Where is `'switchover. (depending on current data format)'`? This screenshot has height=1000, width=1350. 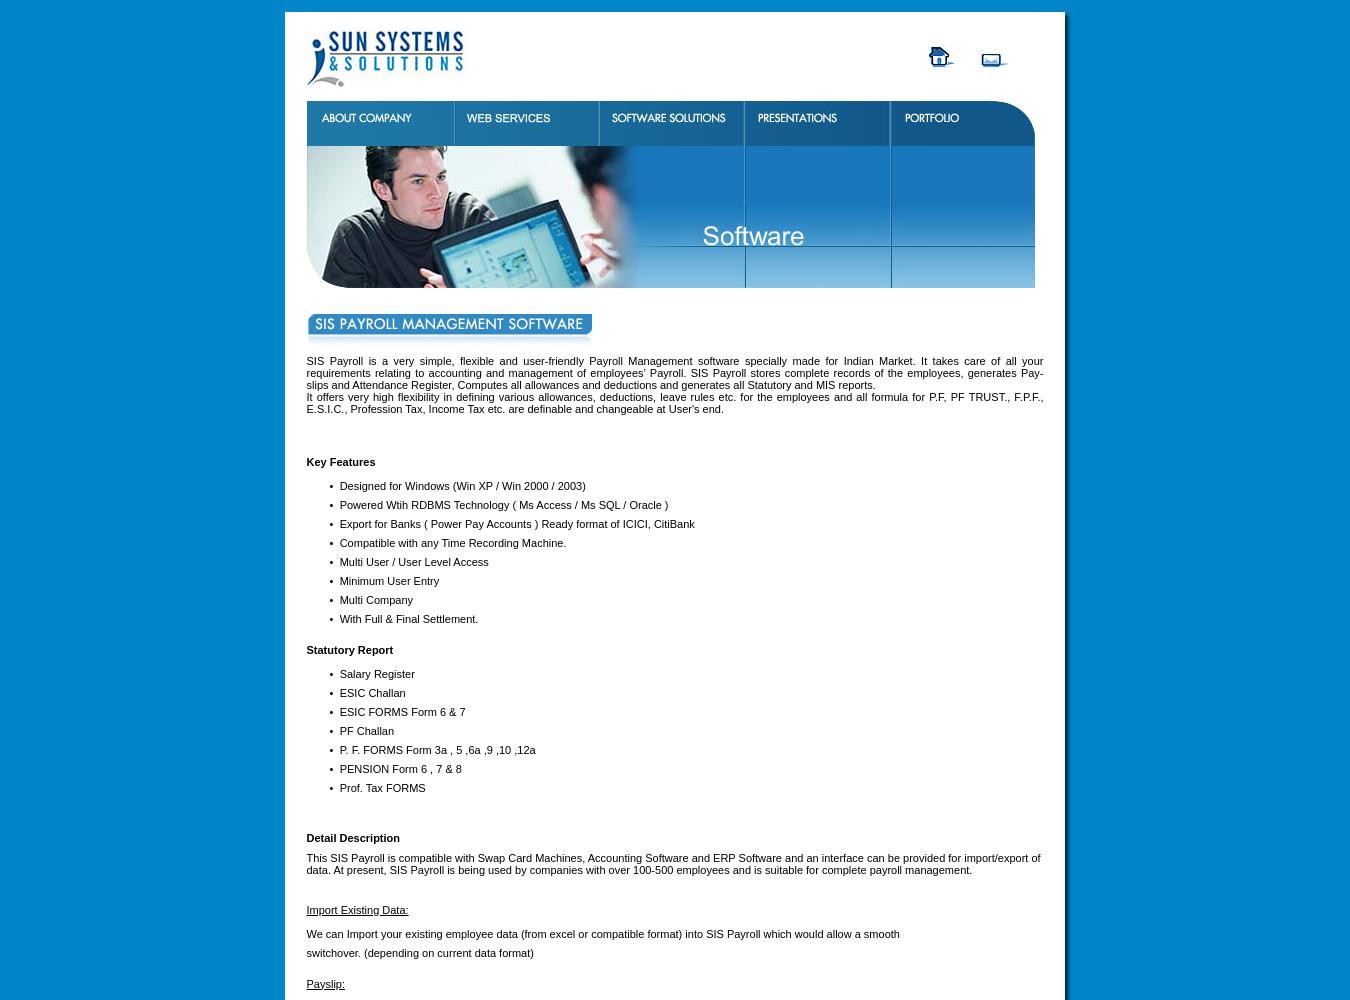
'switchover. (depending on current data format)' is located at coordinates (419, 951).